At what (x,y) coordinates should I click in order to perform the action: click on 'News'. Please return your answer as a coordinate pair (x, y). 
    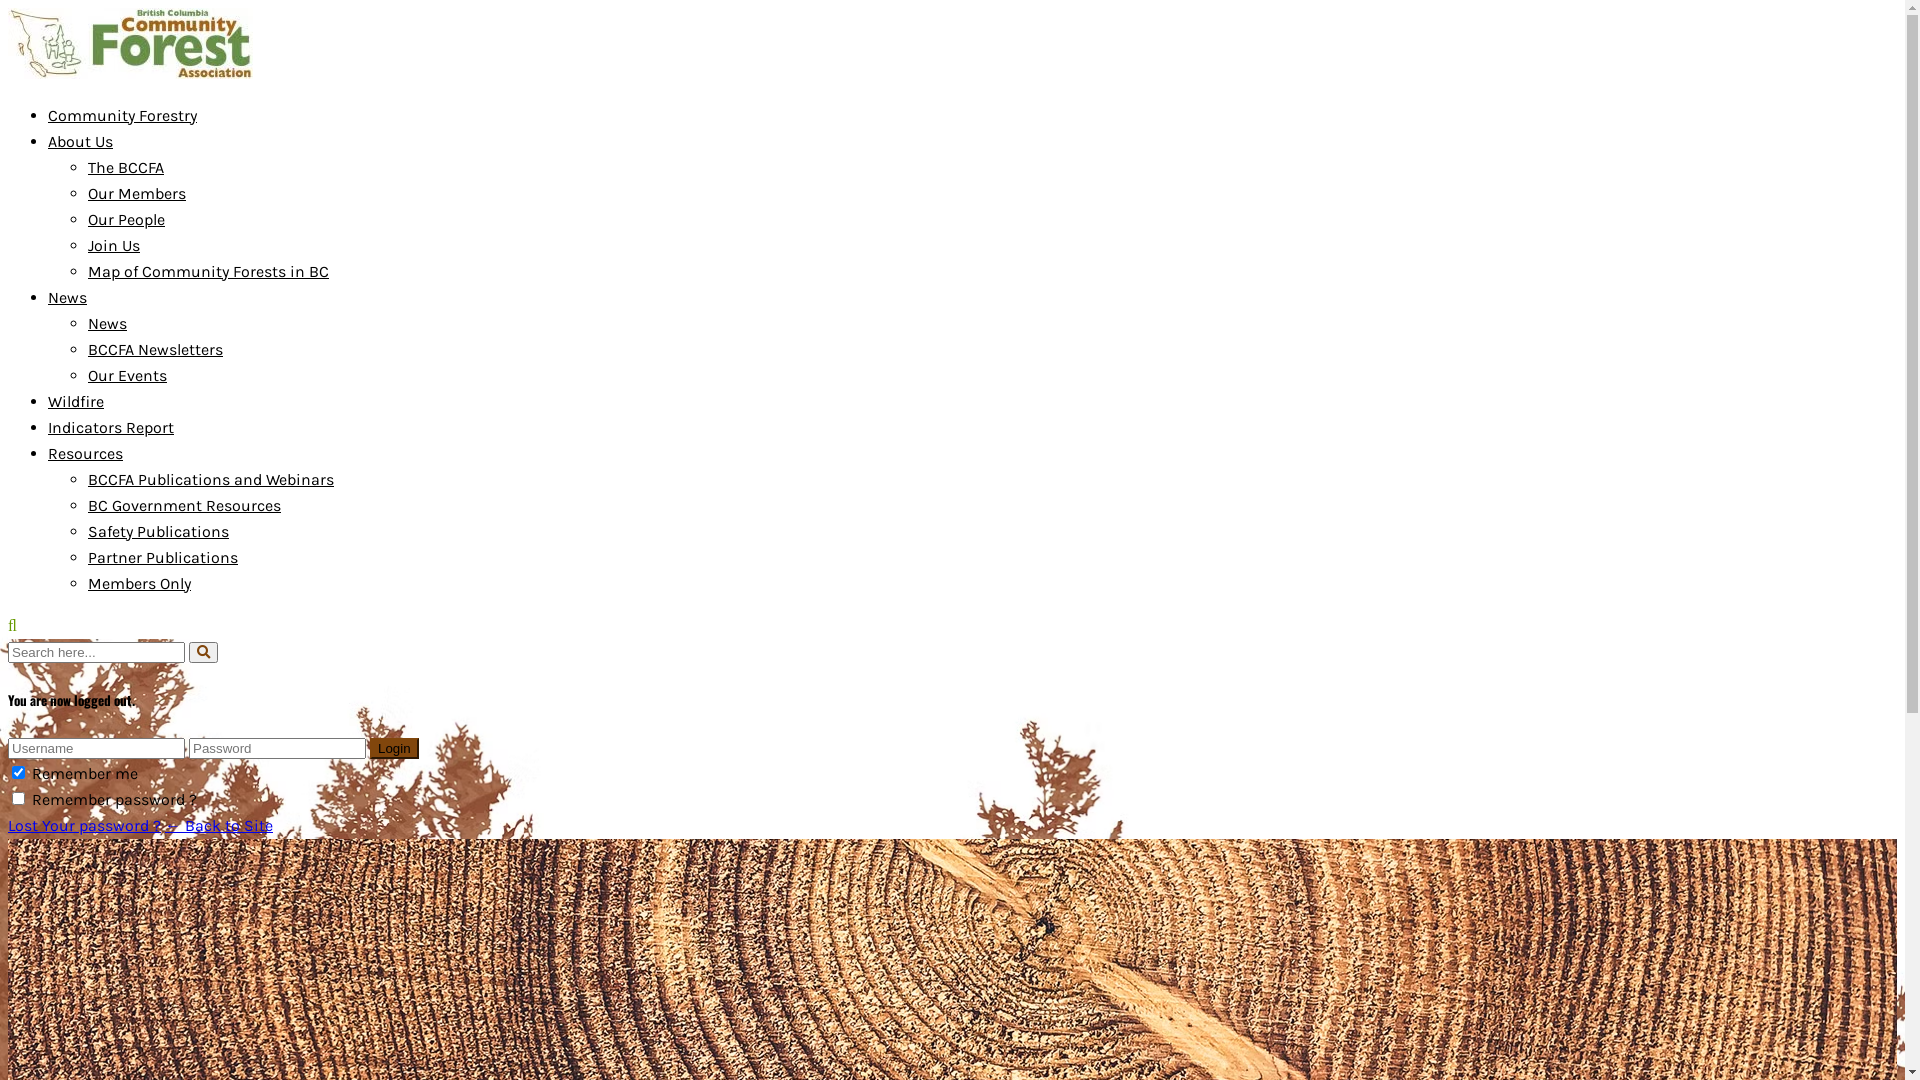
    Looking at the image, I should click on (67, 297).